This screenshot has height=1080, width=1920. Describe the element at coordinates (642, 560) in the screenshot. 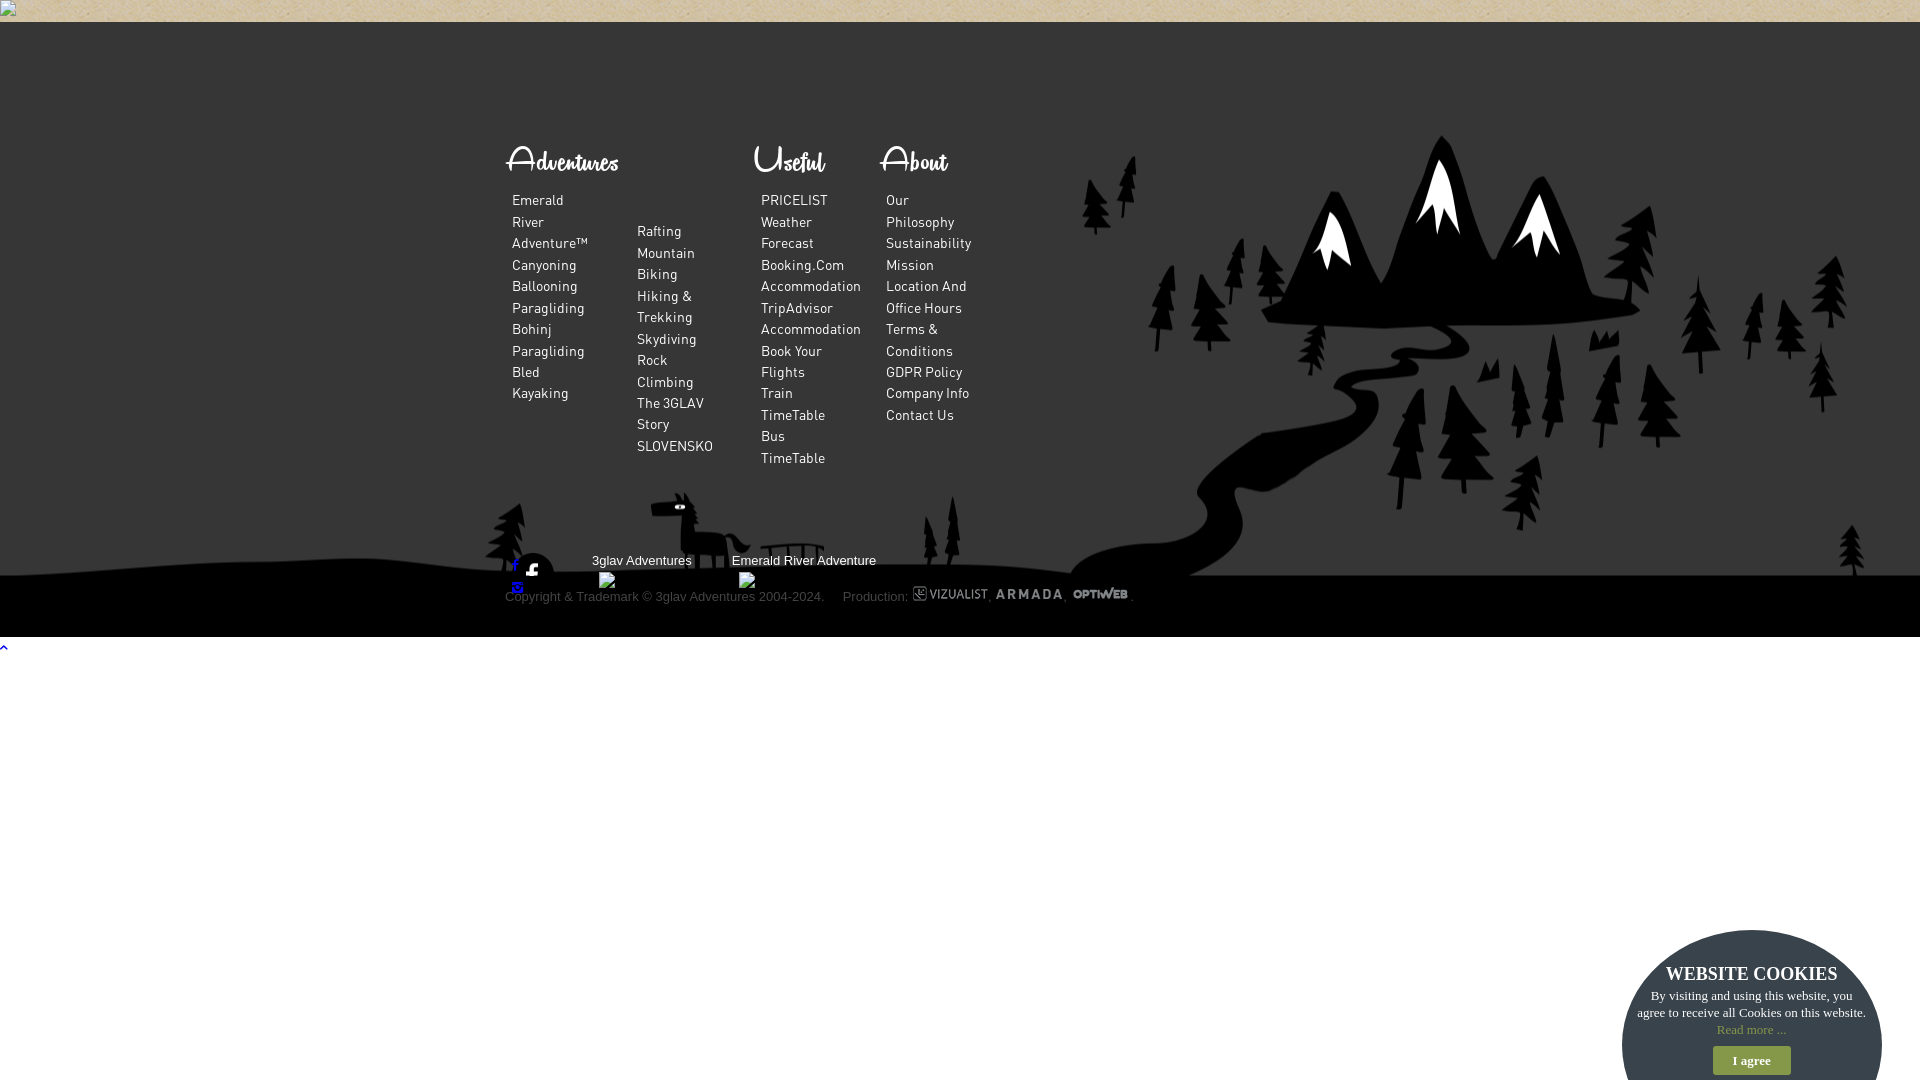

I see `'3glav Adventures'` at that location.